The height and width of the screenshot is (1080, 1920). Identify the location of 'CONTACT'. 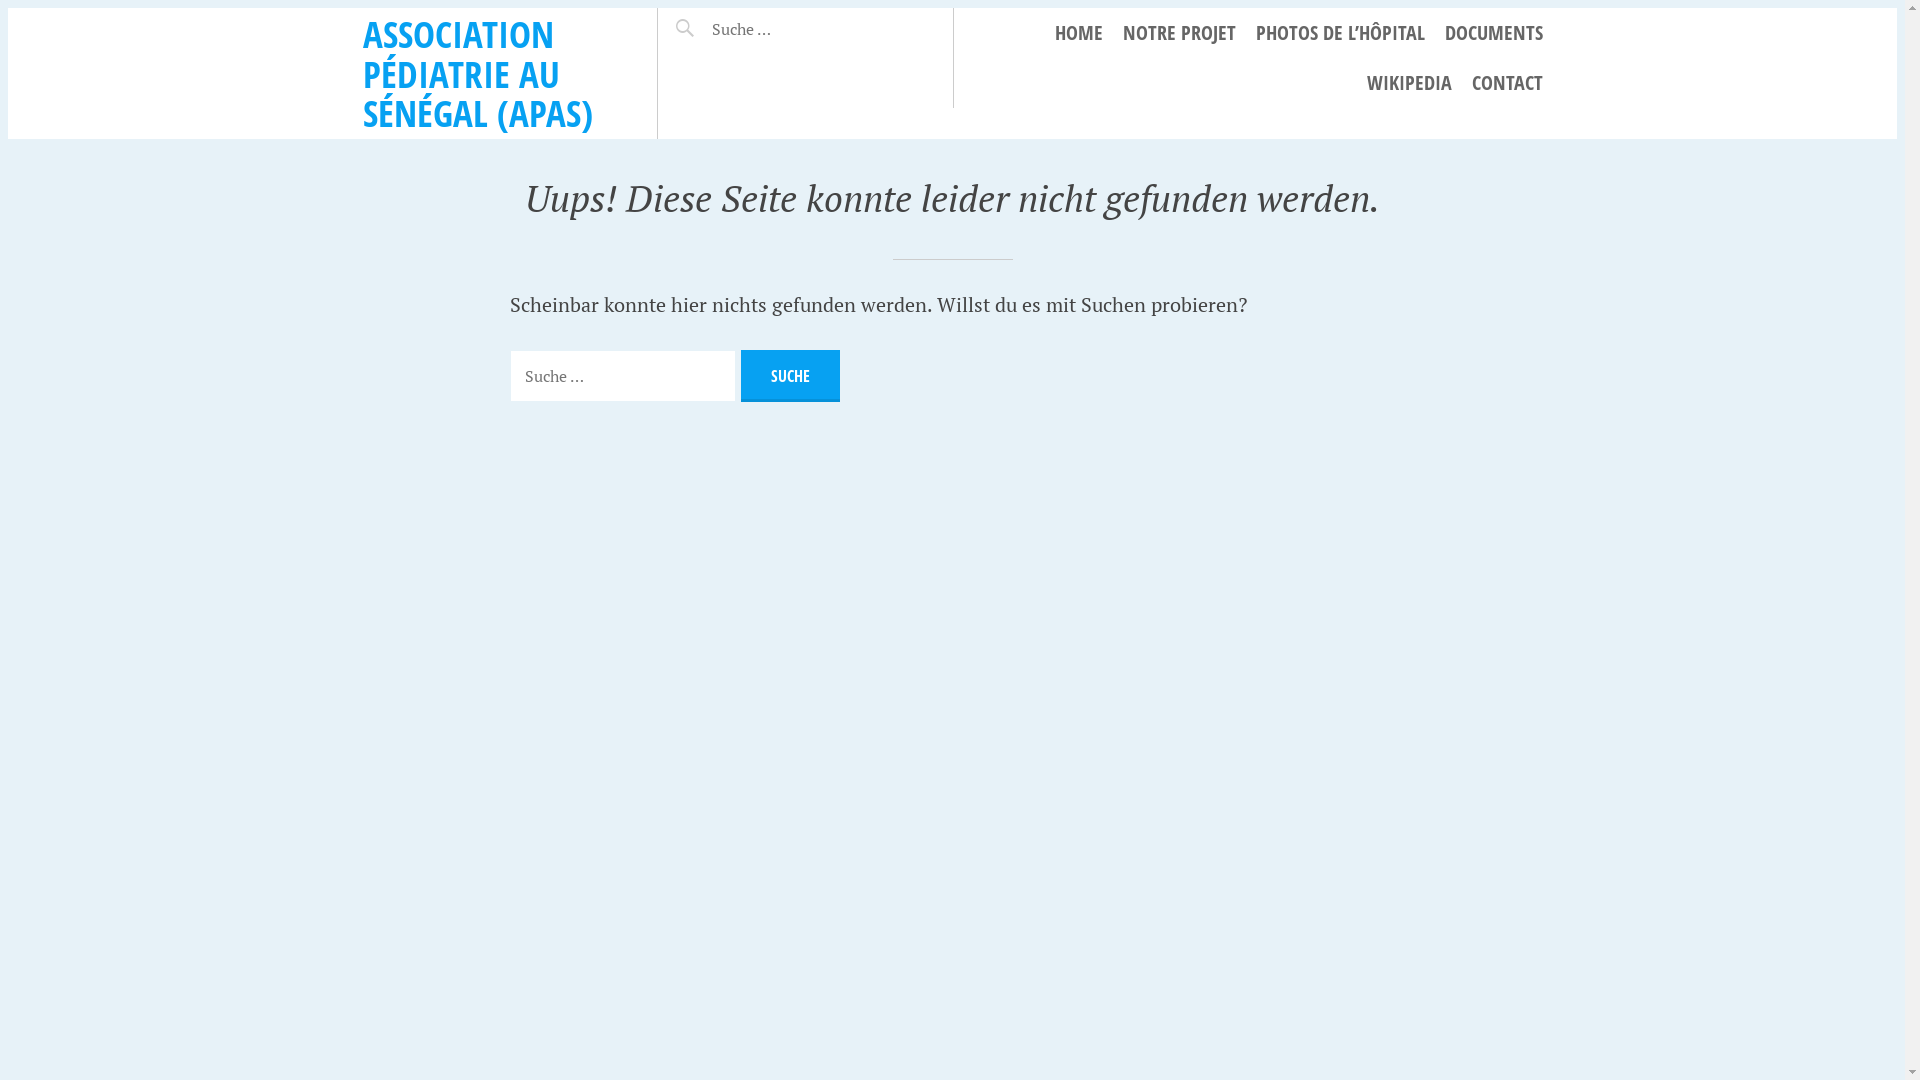
(1472, 82).